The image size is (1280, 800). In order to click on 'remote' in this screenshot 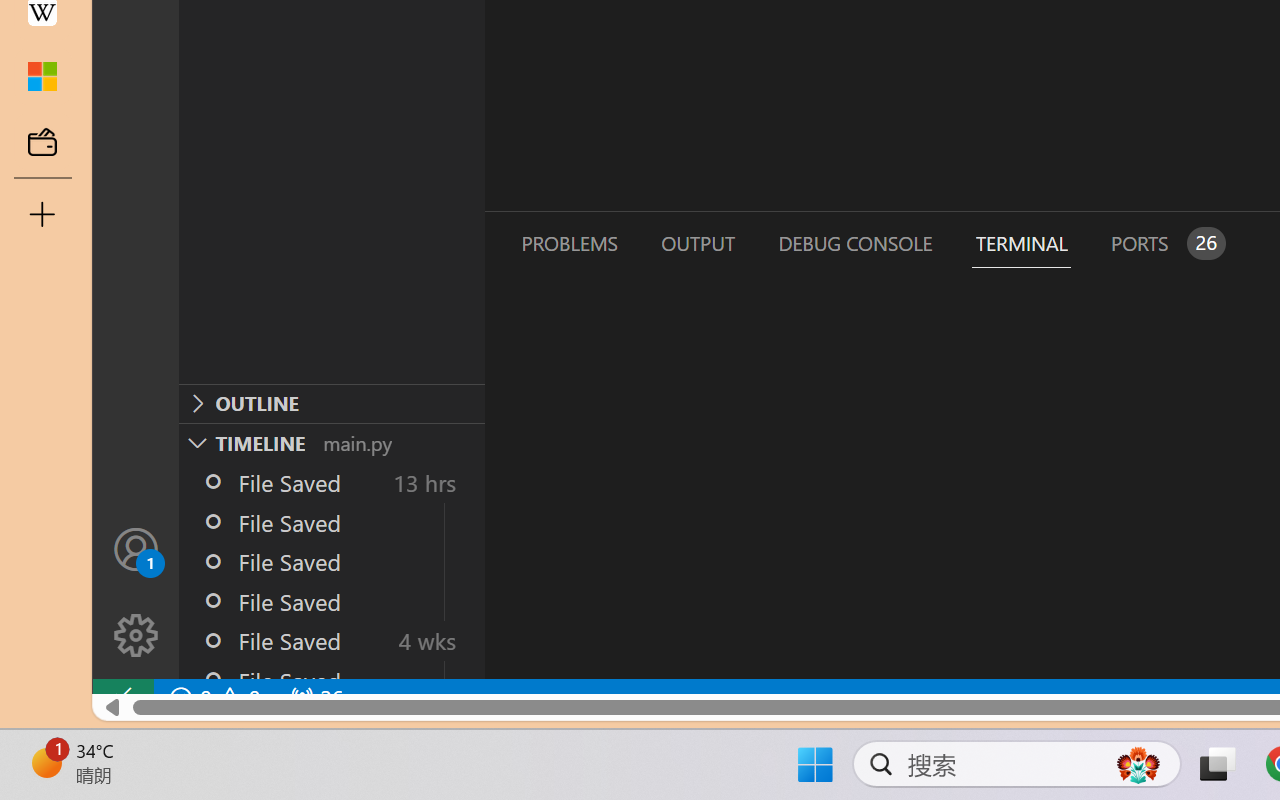, I will do `click(121, 698)`.